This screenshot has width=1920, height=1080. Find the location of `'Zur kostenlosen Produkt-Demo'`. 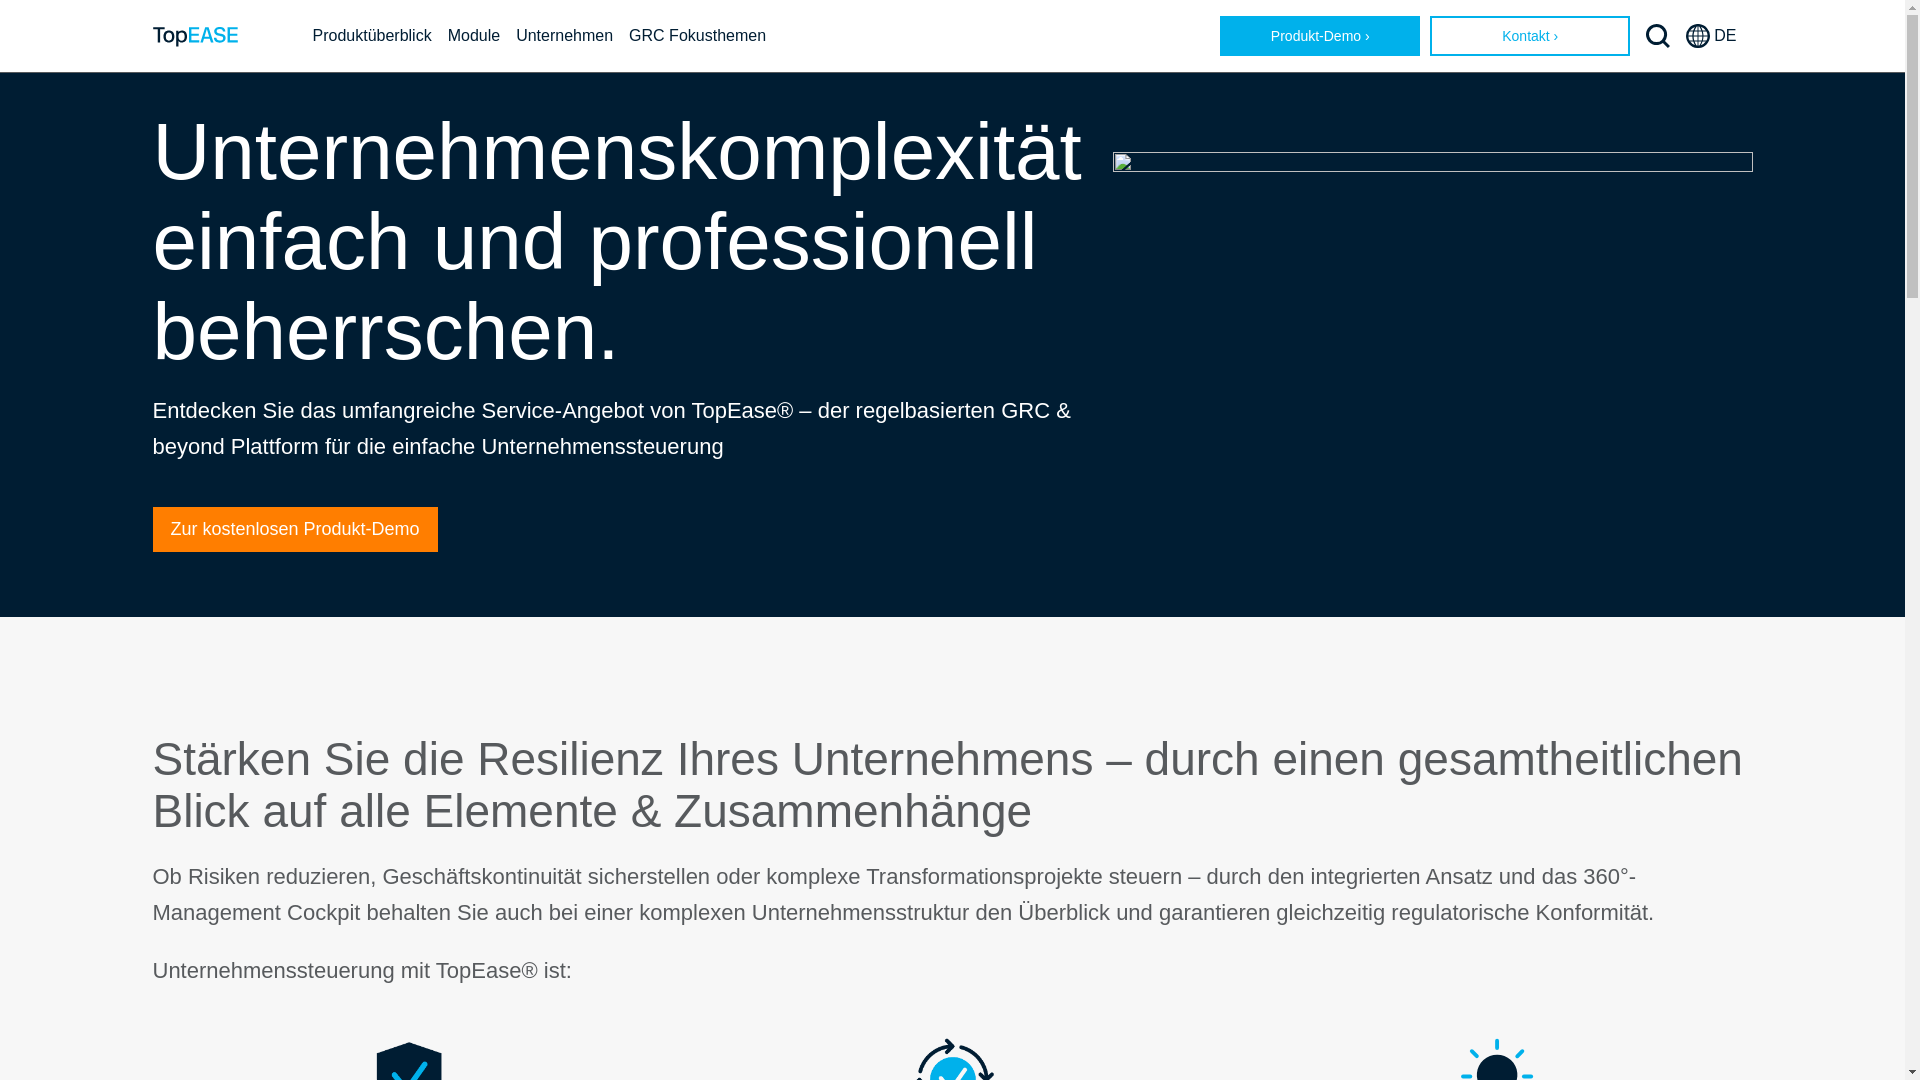

'Zur kostenlosen Produkt-Demo' is located at coordinates (293, 528).